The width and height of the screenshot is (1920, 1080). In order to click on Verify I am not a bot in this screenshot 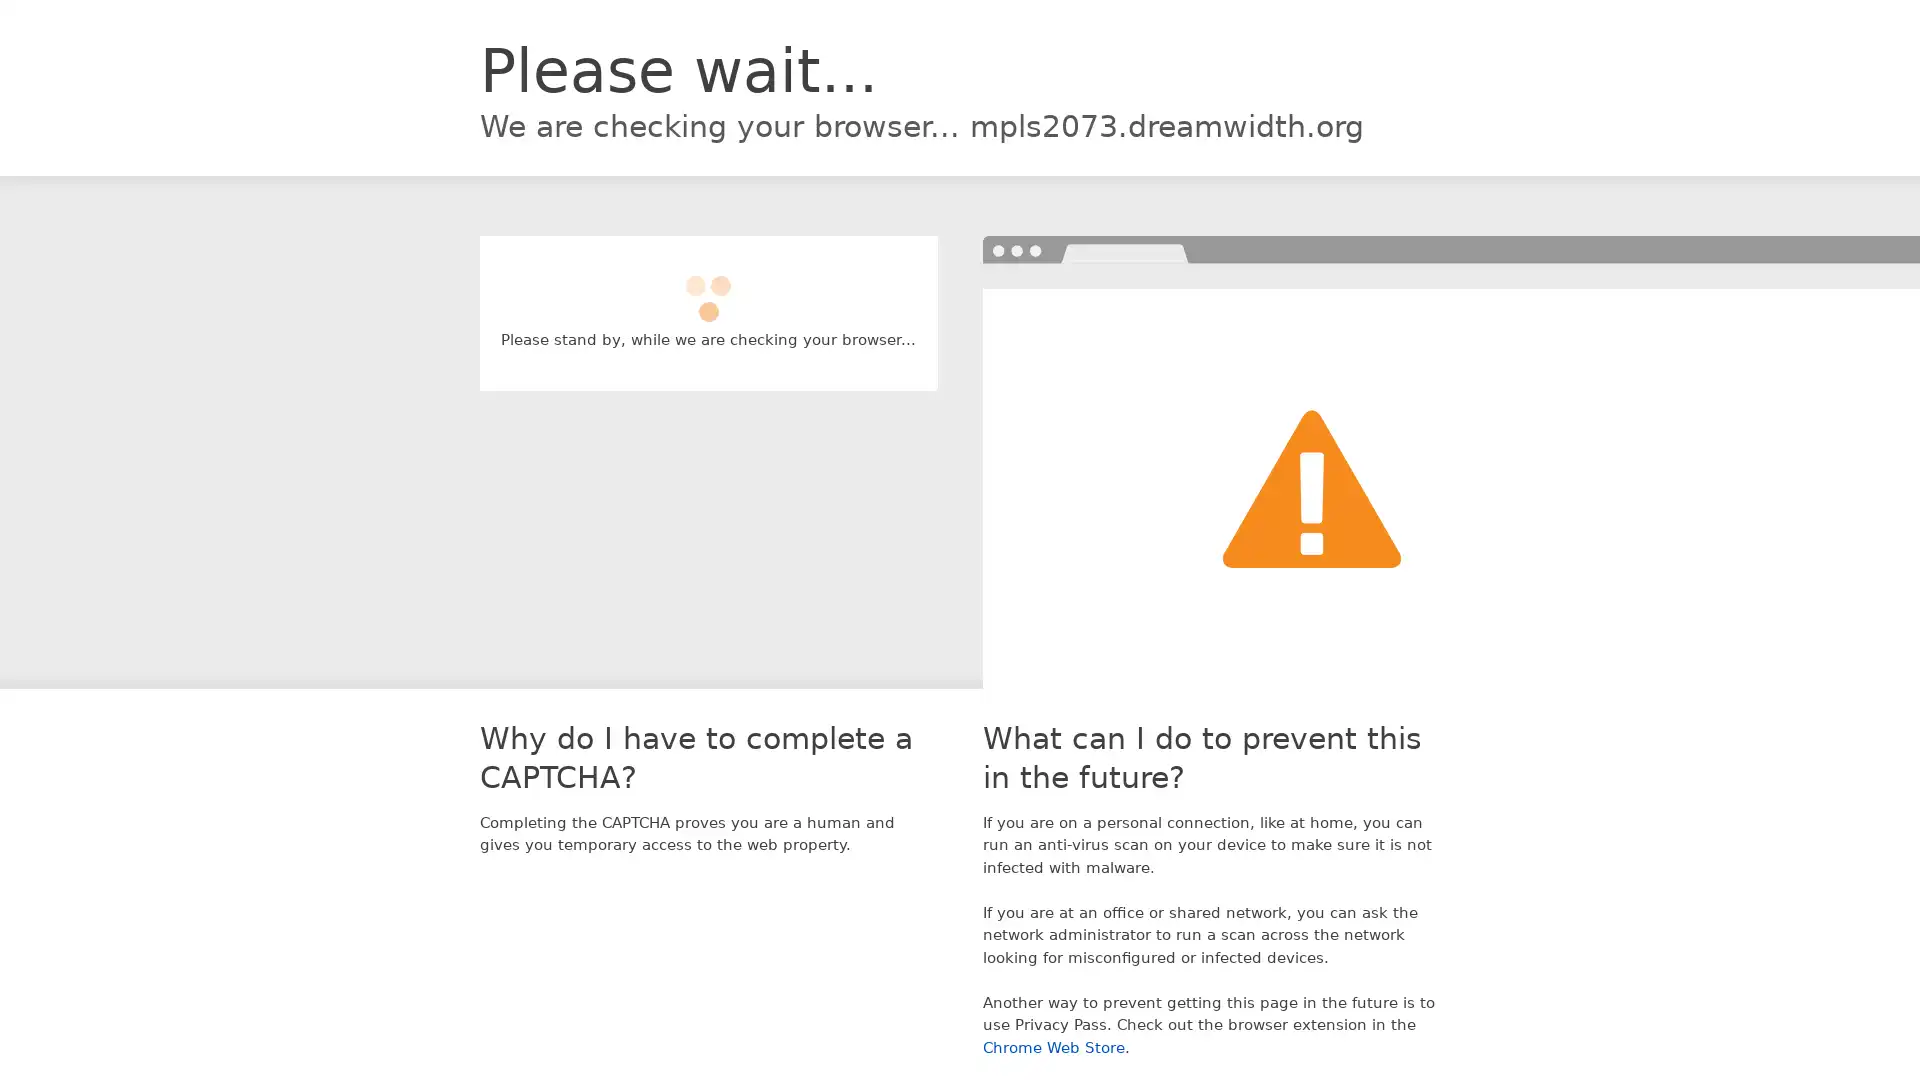, I will do `click(708, 289)`.